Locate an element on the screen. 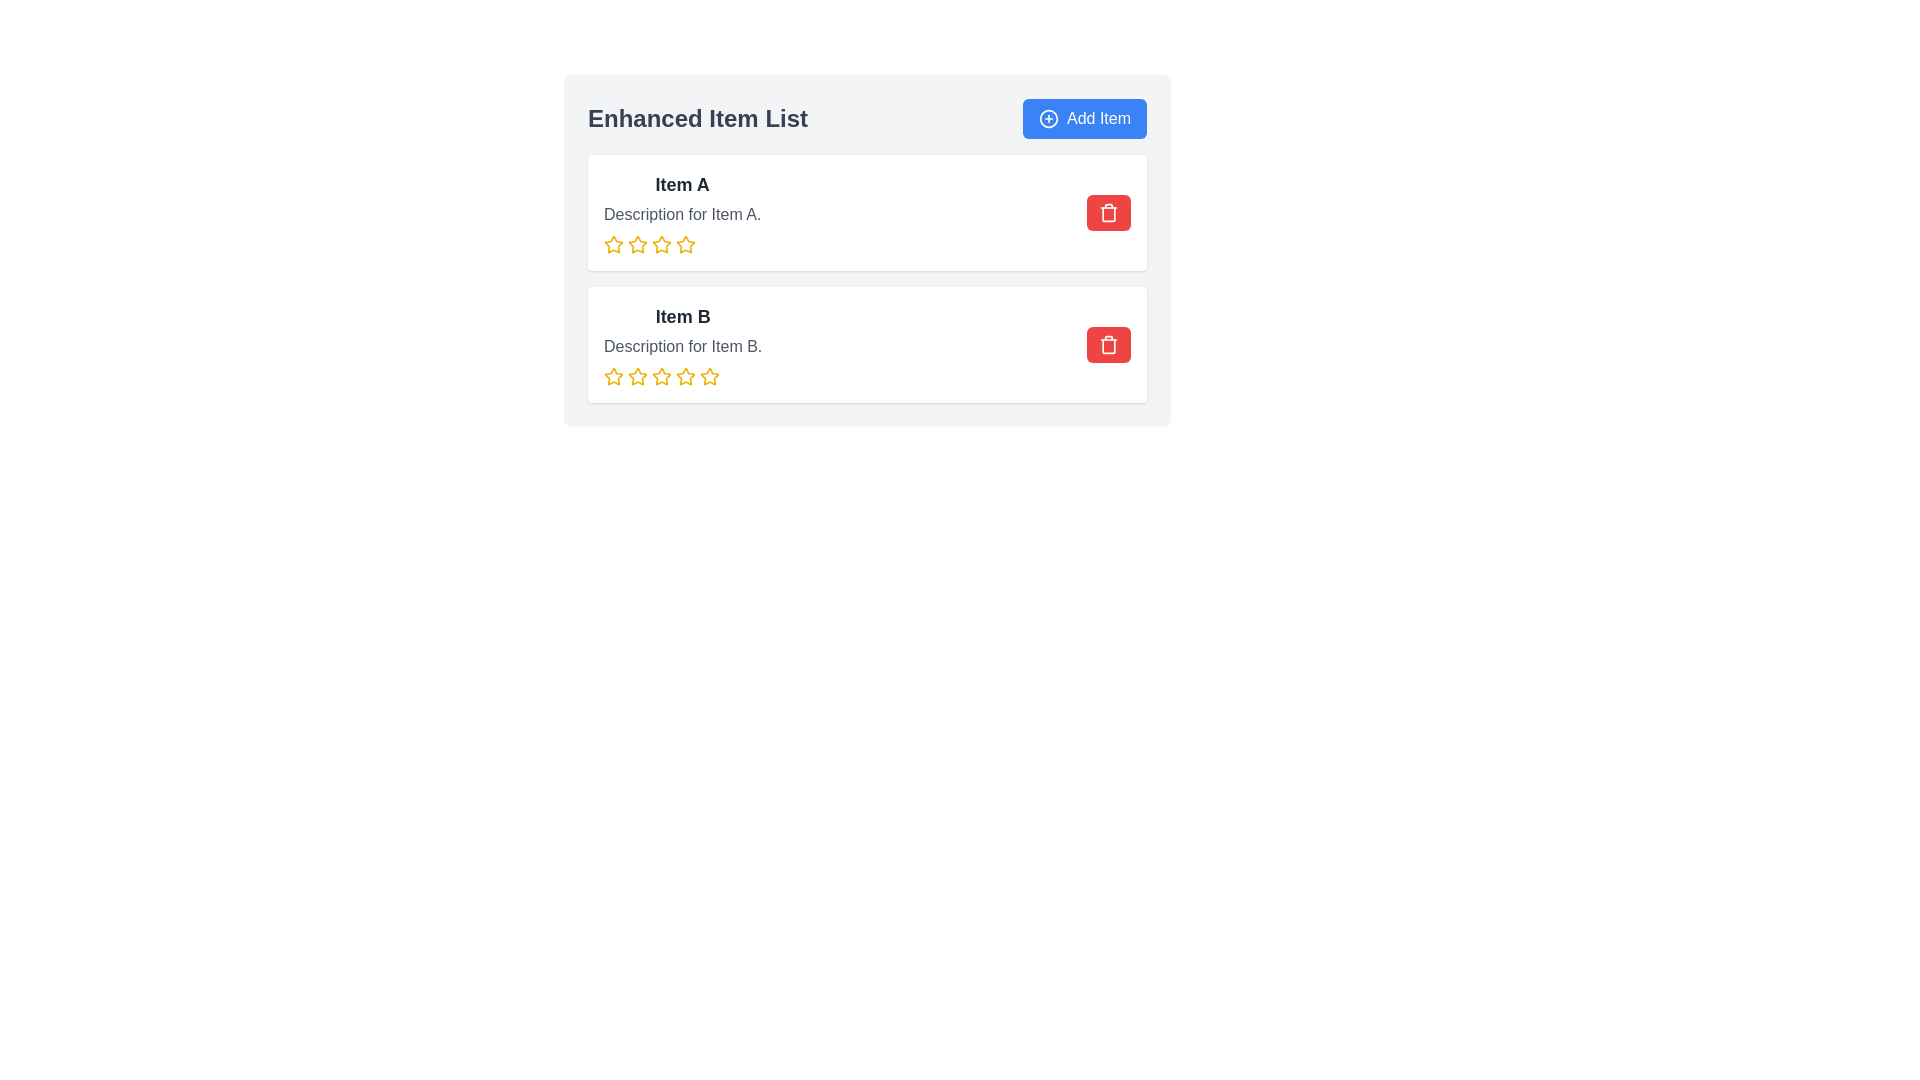 The height and width of the screenshot is (1080, 1920). the fourth star icon in the rating system is located at coordinates (662, 377).